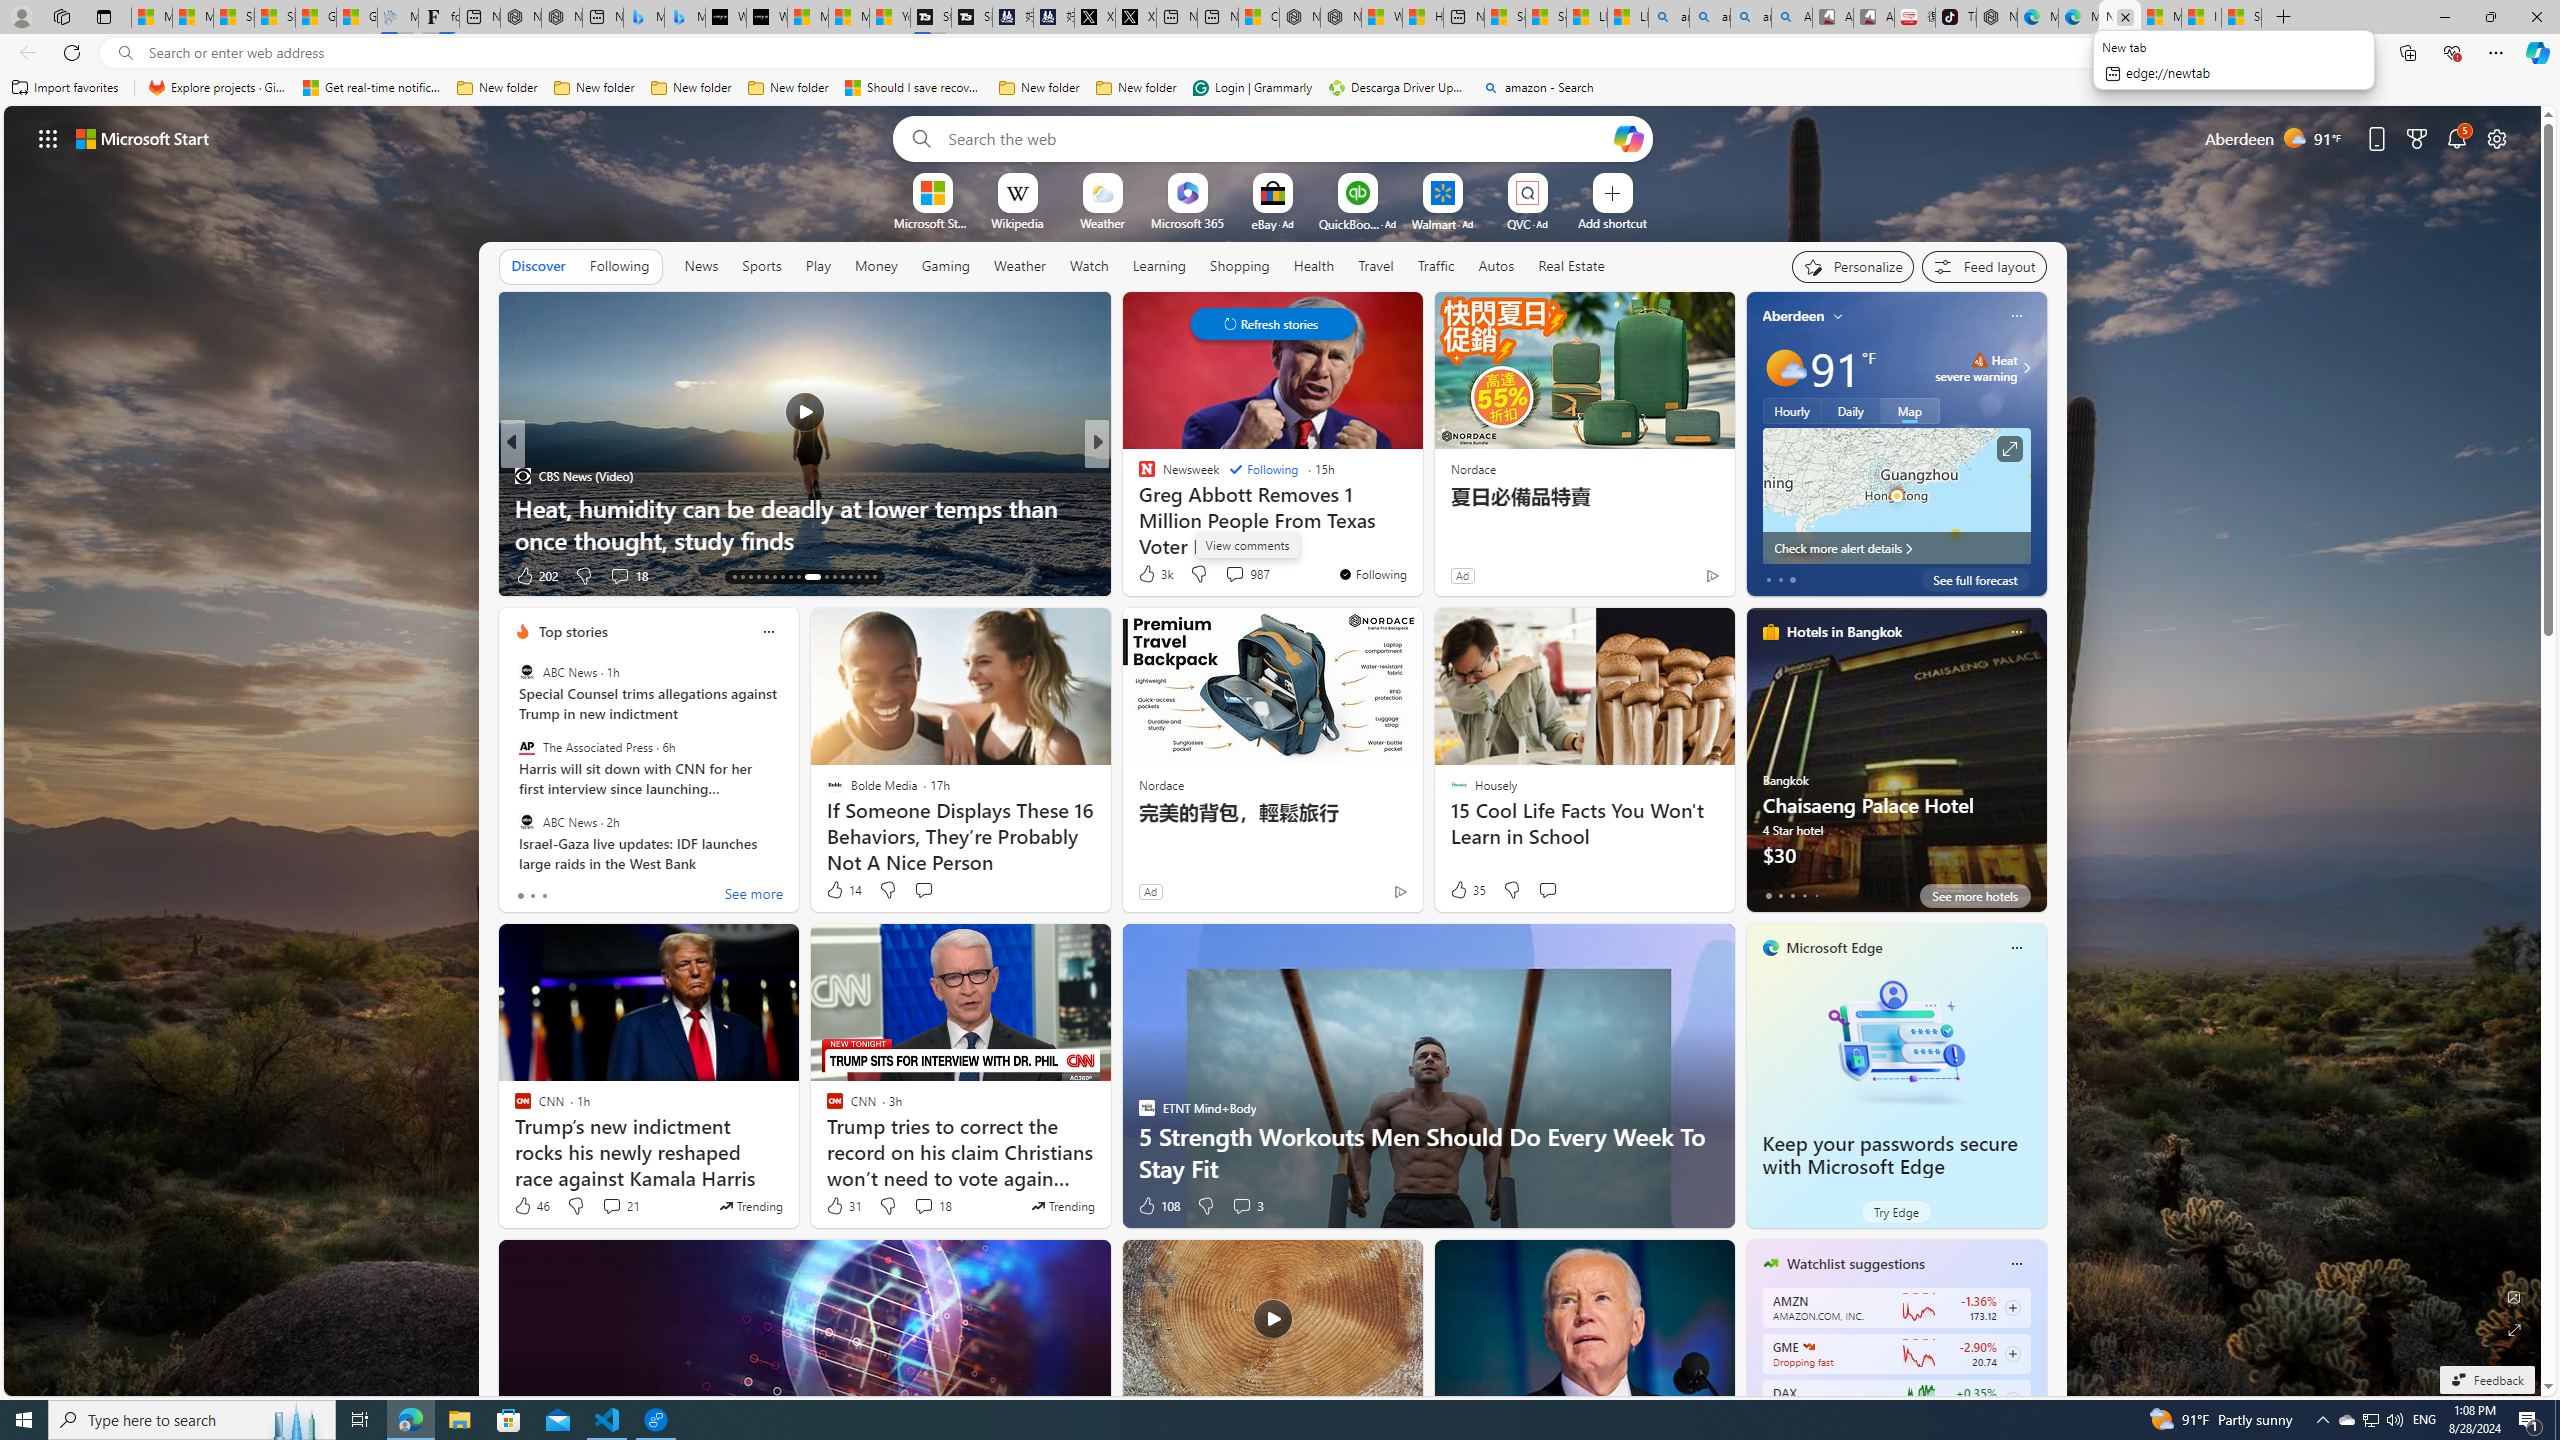  Describe the element at coordinates (1147, 575) in the screenshot. I see `'69 Like'` at that location.